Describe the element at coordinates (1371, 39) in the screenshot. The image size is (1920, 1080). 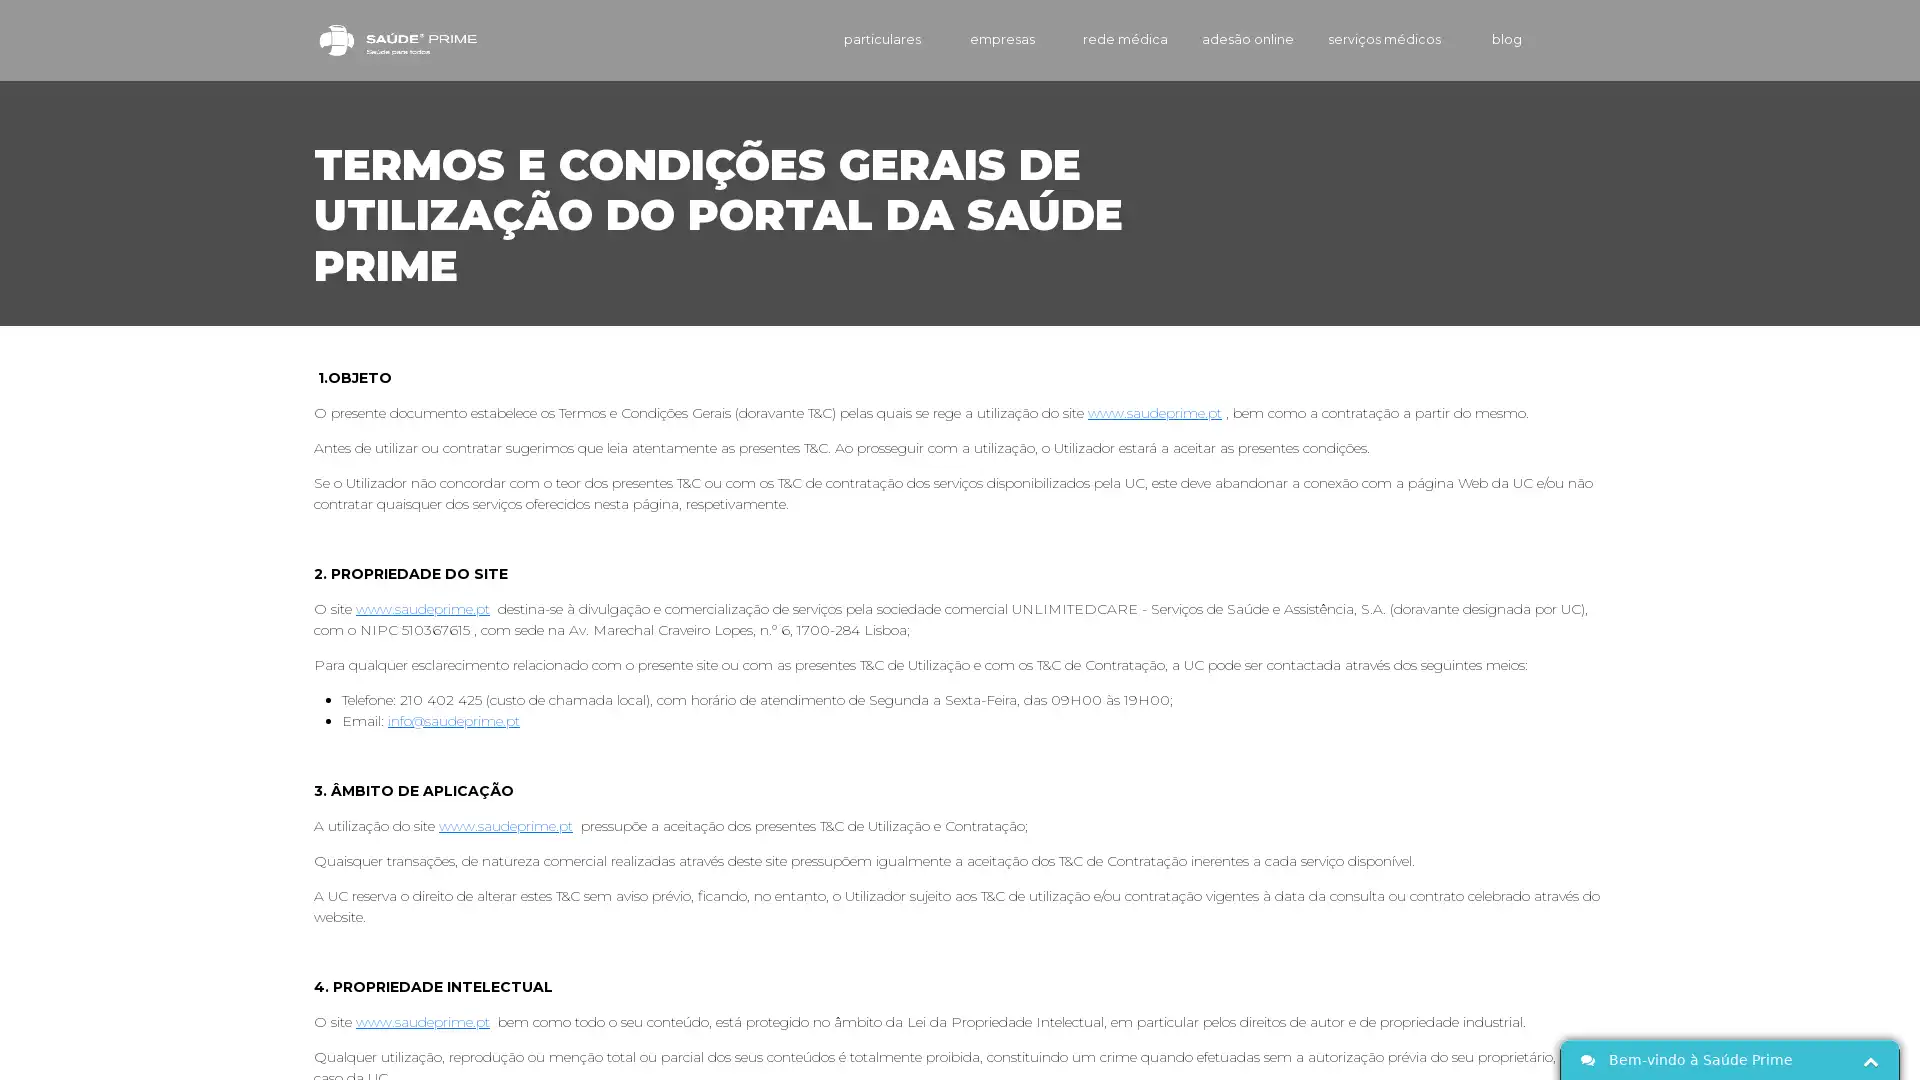
I see `servicos medicos` at that location.